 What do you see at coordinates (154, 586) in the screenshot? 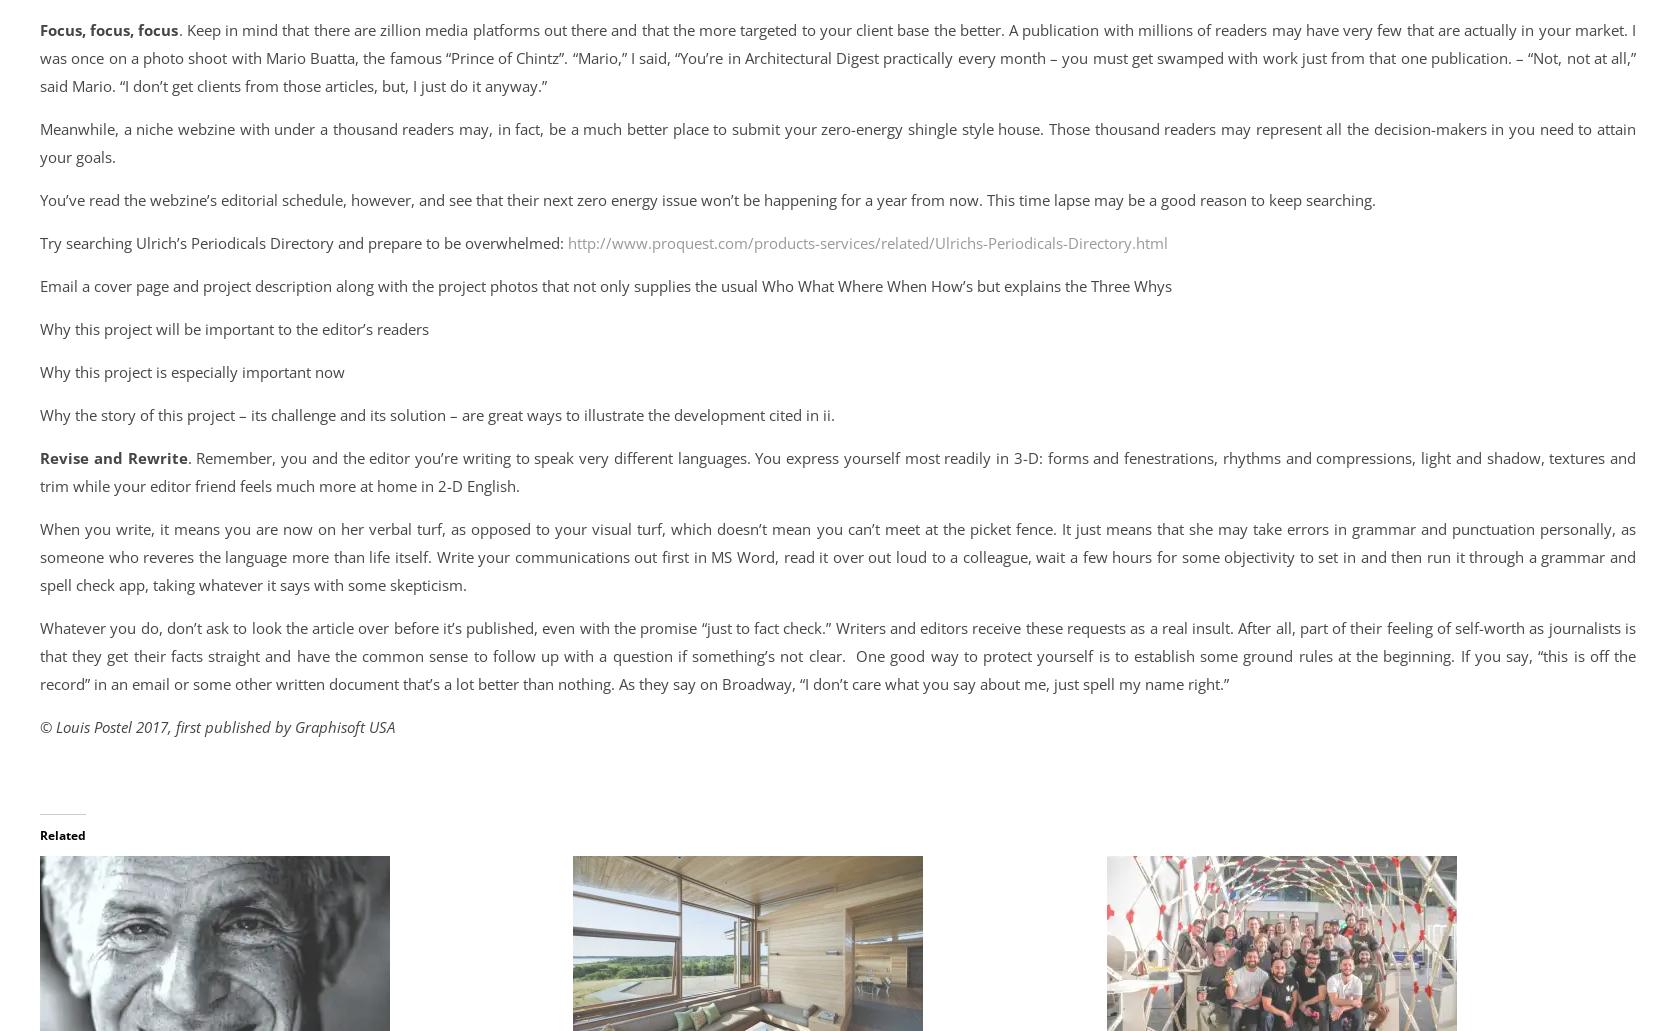
I see `'faq'` at bounding box center [154, 586].